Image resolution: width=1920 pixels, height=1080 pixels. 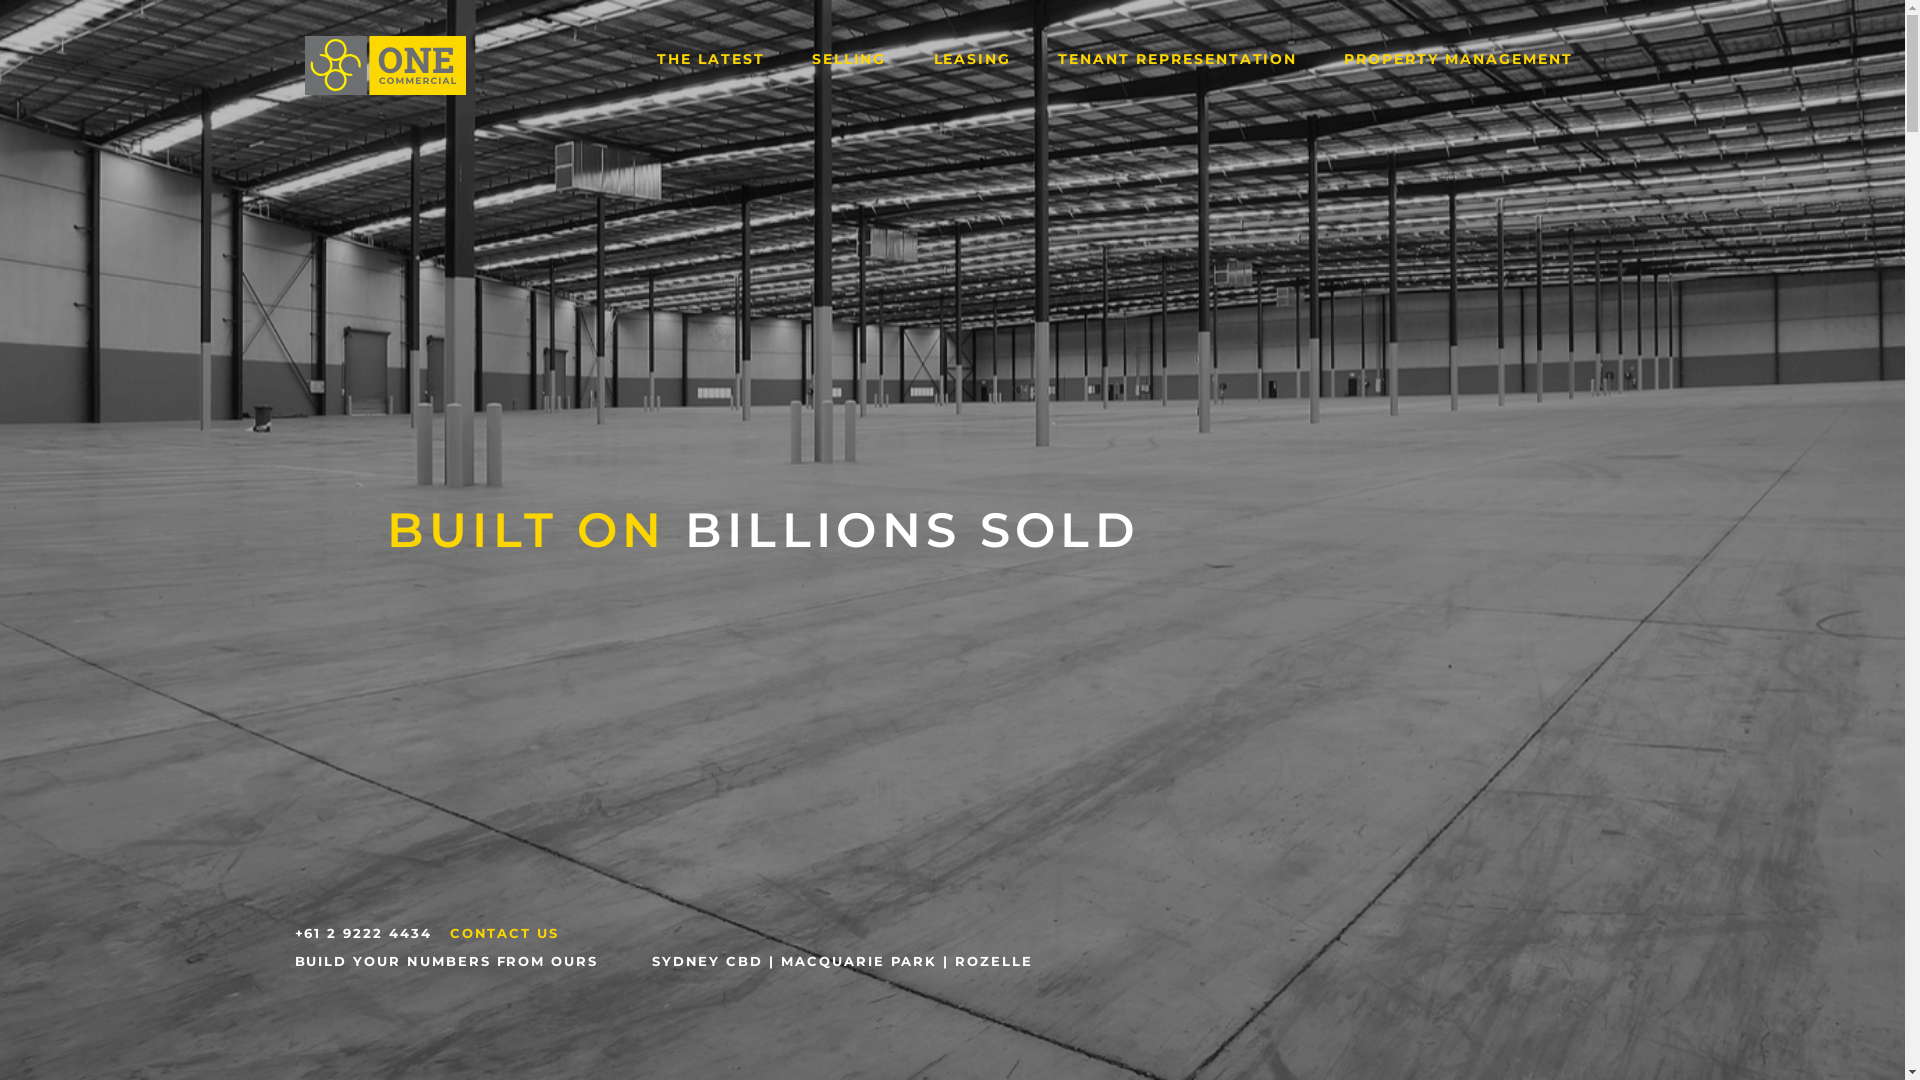 What do you see at coordinates (972, 57) in the screenshot?
I see `'LEASING'` at bounding box center [972, 57].